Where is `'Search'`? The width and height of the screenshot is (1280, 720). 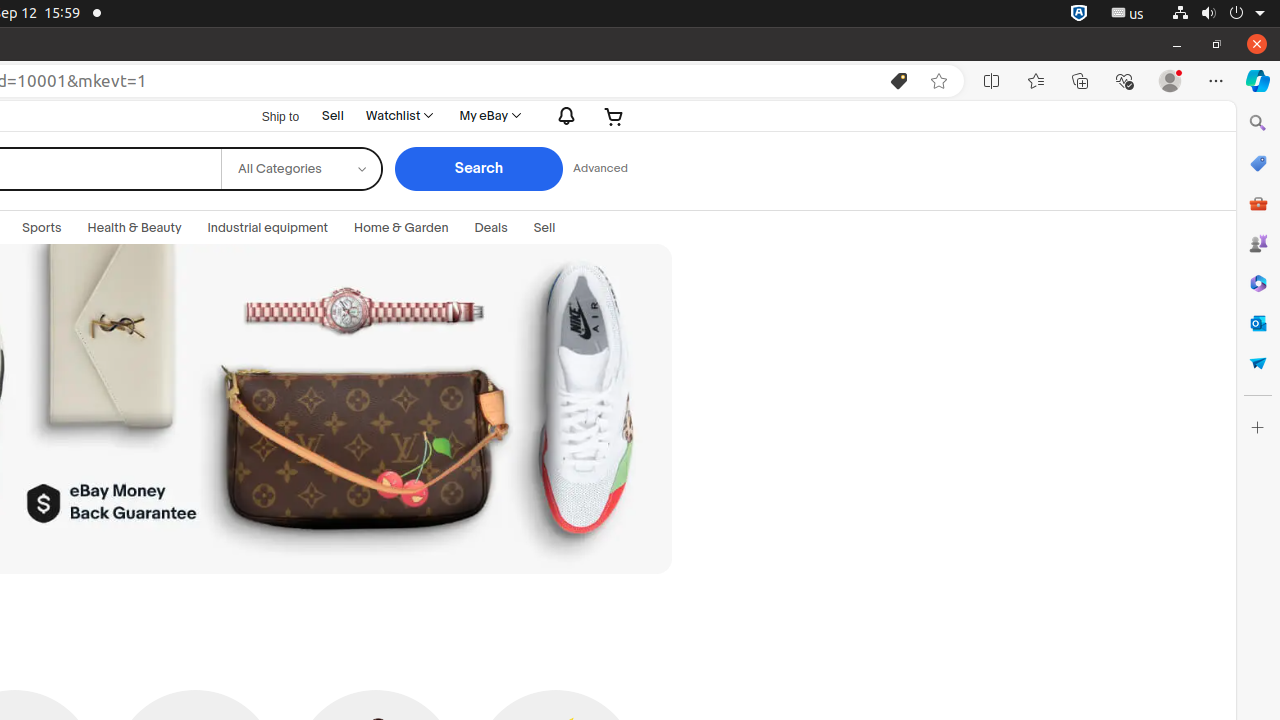
'Search' is located at coordinates (477, 167).